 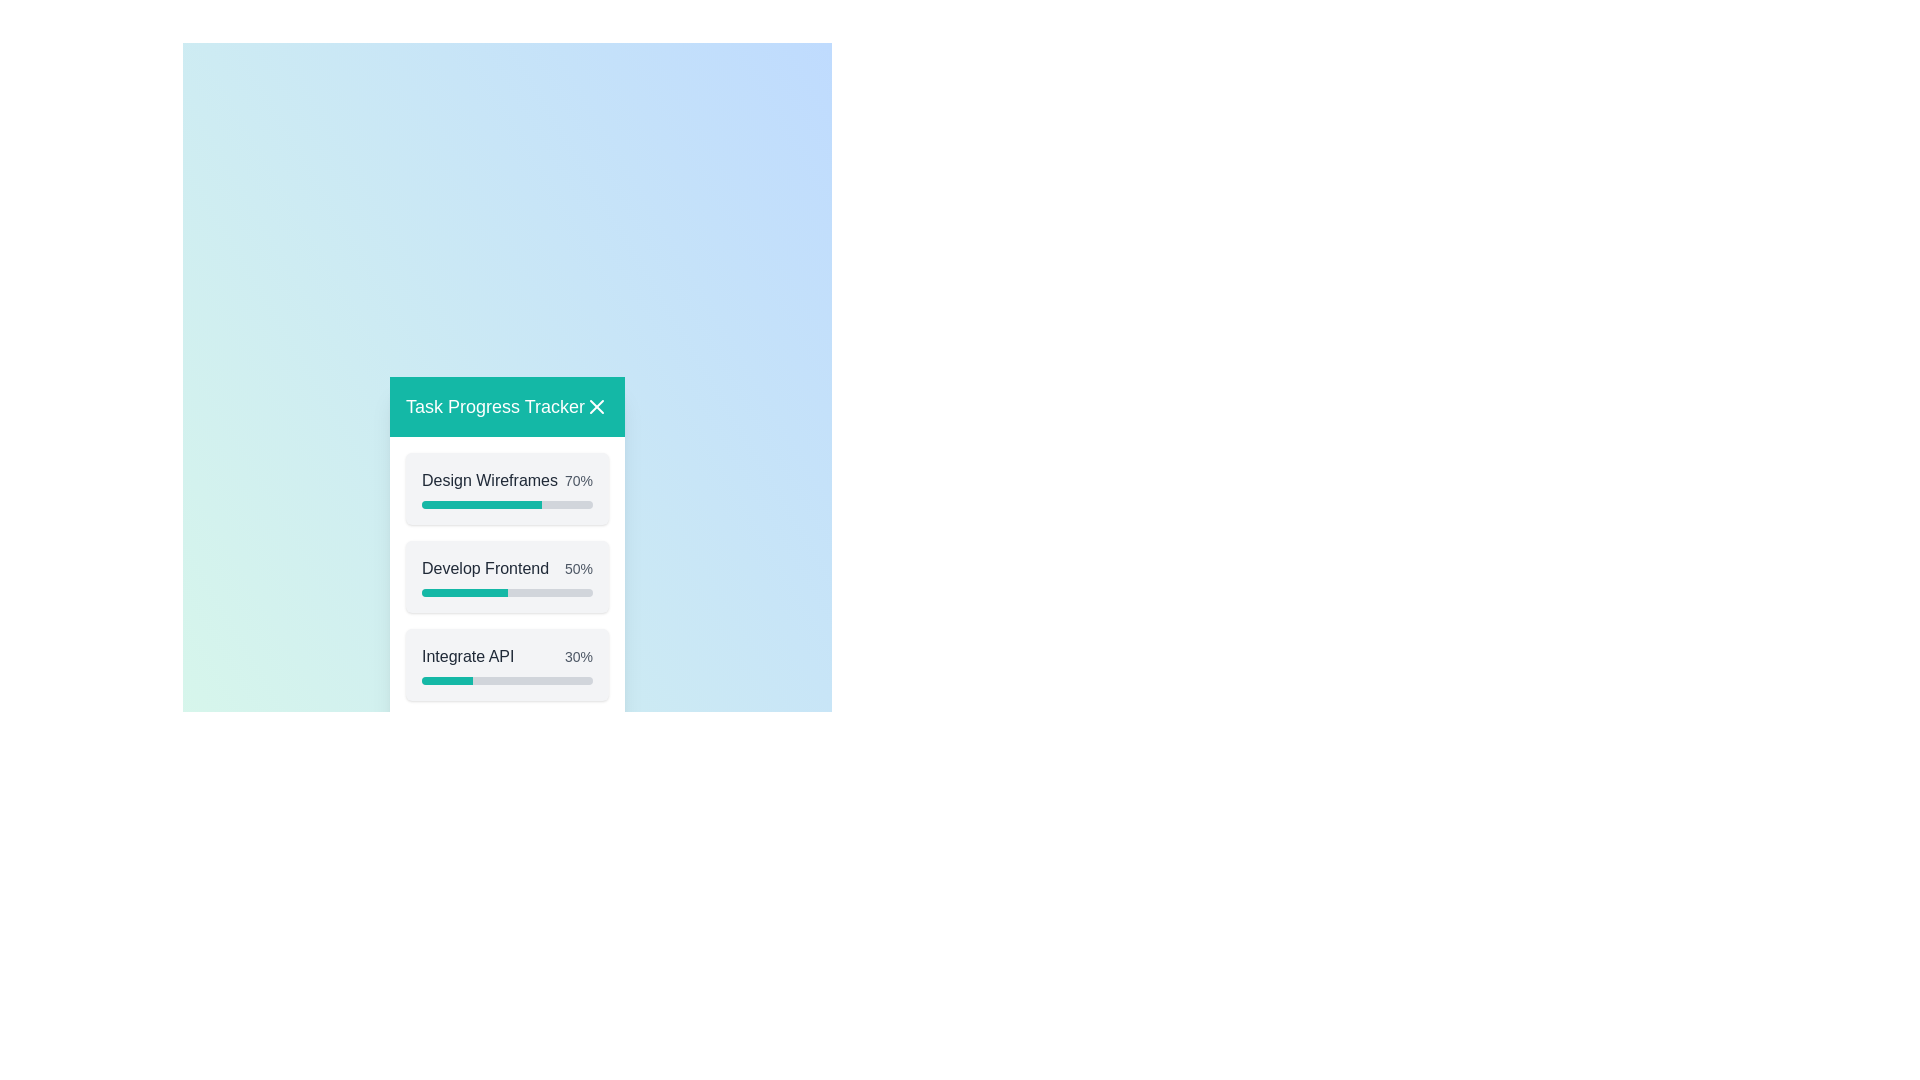 I want to click on the progress bar of the task 'Design Wireframes', so click(x=507, y=503).